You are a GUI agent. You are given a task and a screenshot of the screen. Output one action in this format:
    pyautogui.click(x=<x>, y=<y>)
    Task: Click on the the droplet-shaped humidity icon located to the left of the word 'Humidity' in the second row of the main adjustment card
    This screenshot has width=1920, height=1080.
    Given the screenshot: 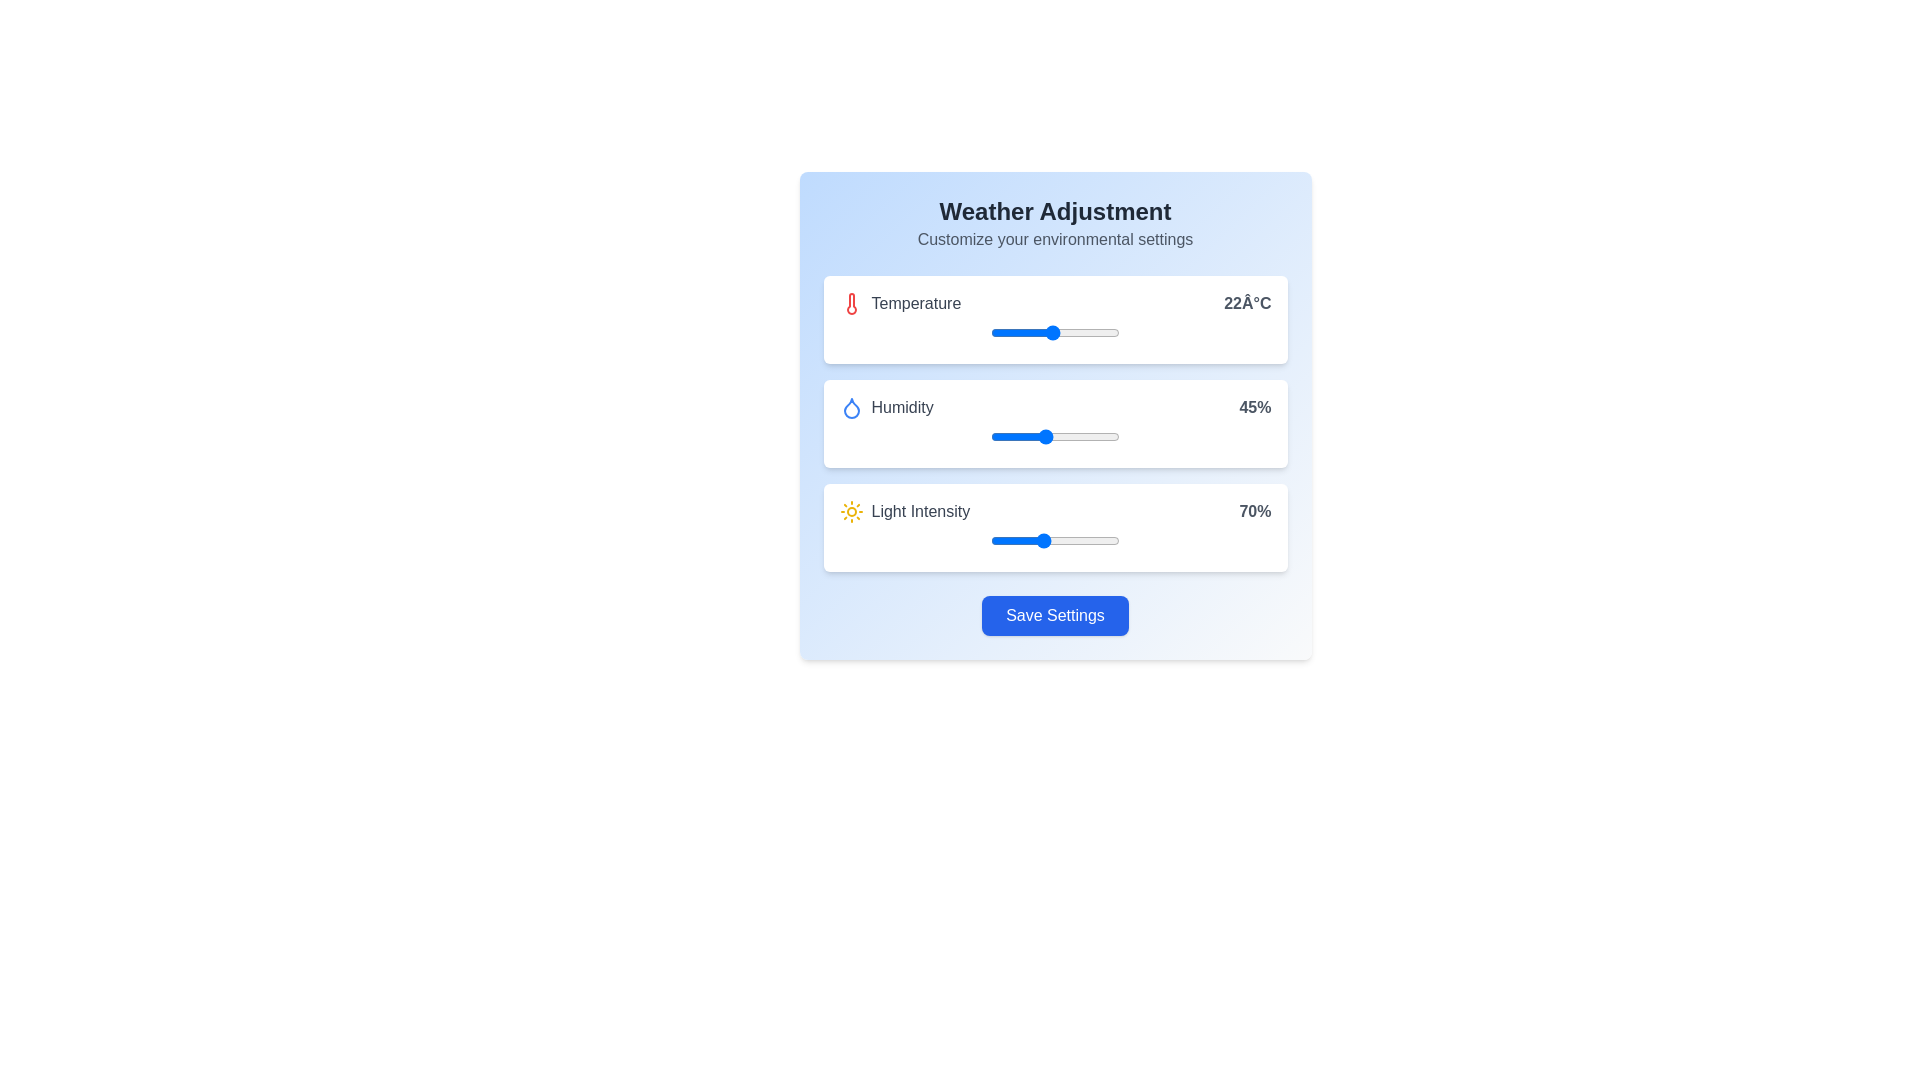 What is the action you would take?
    pyautogui.click(x=851, y=407)
    